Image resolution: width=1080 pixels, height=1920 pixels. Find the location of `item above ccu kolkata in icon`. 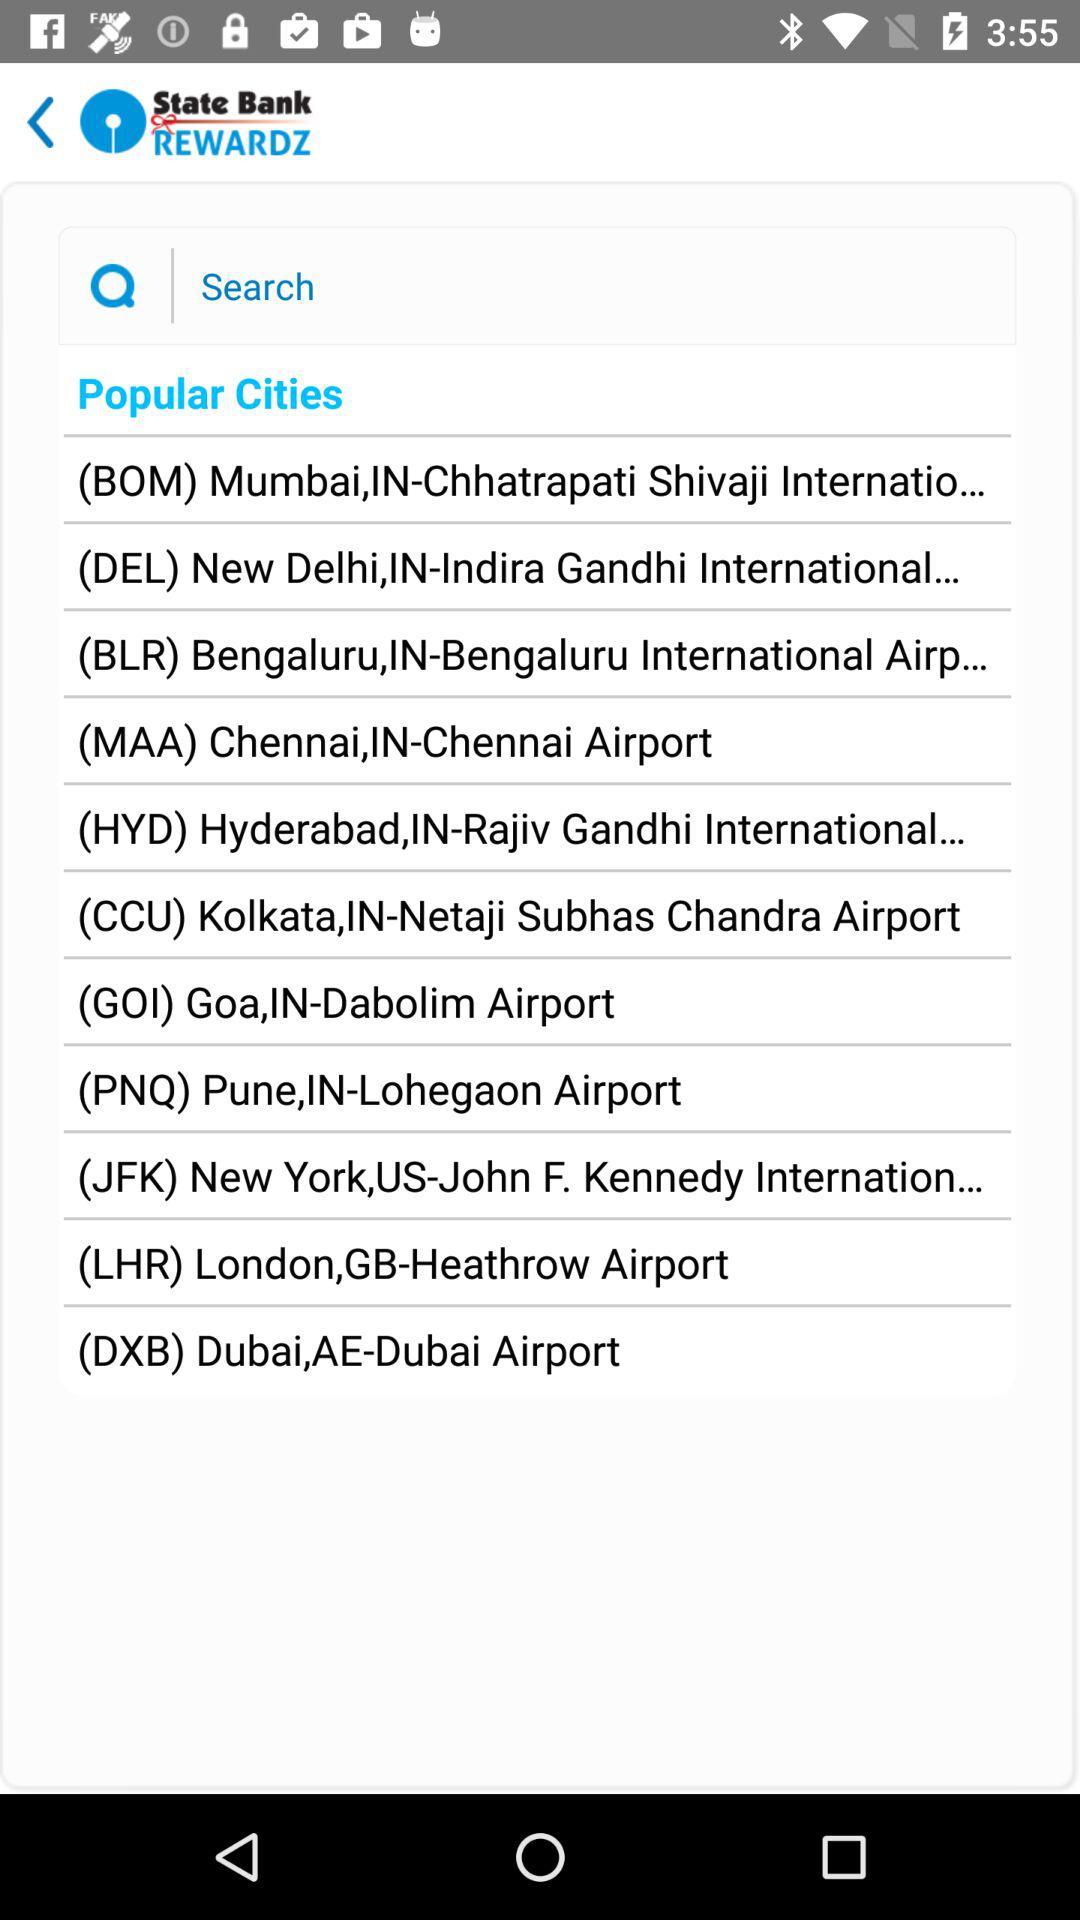

item above ccu kolkata in icon is located at coordinates (536, 827).